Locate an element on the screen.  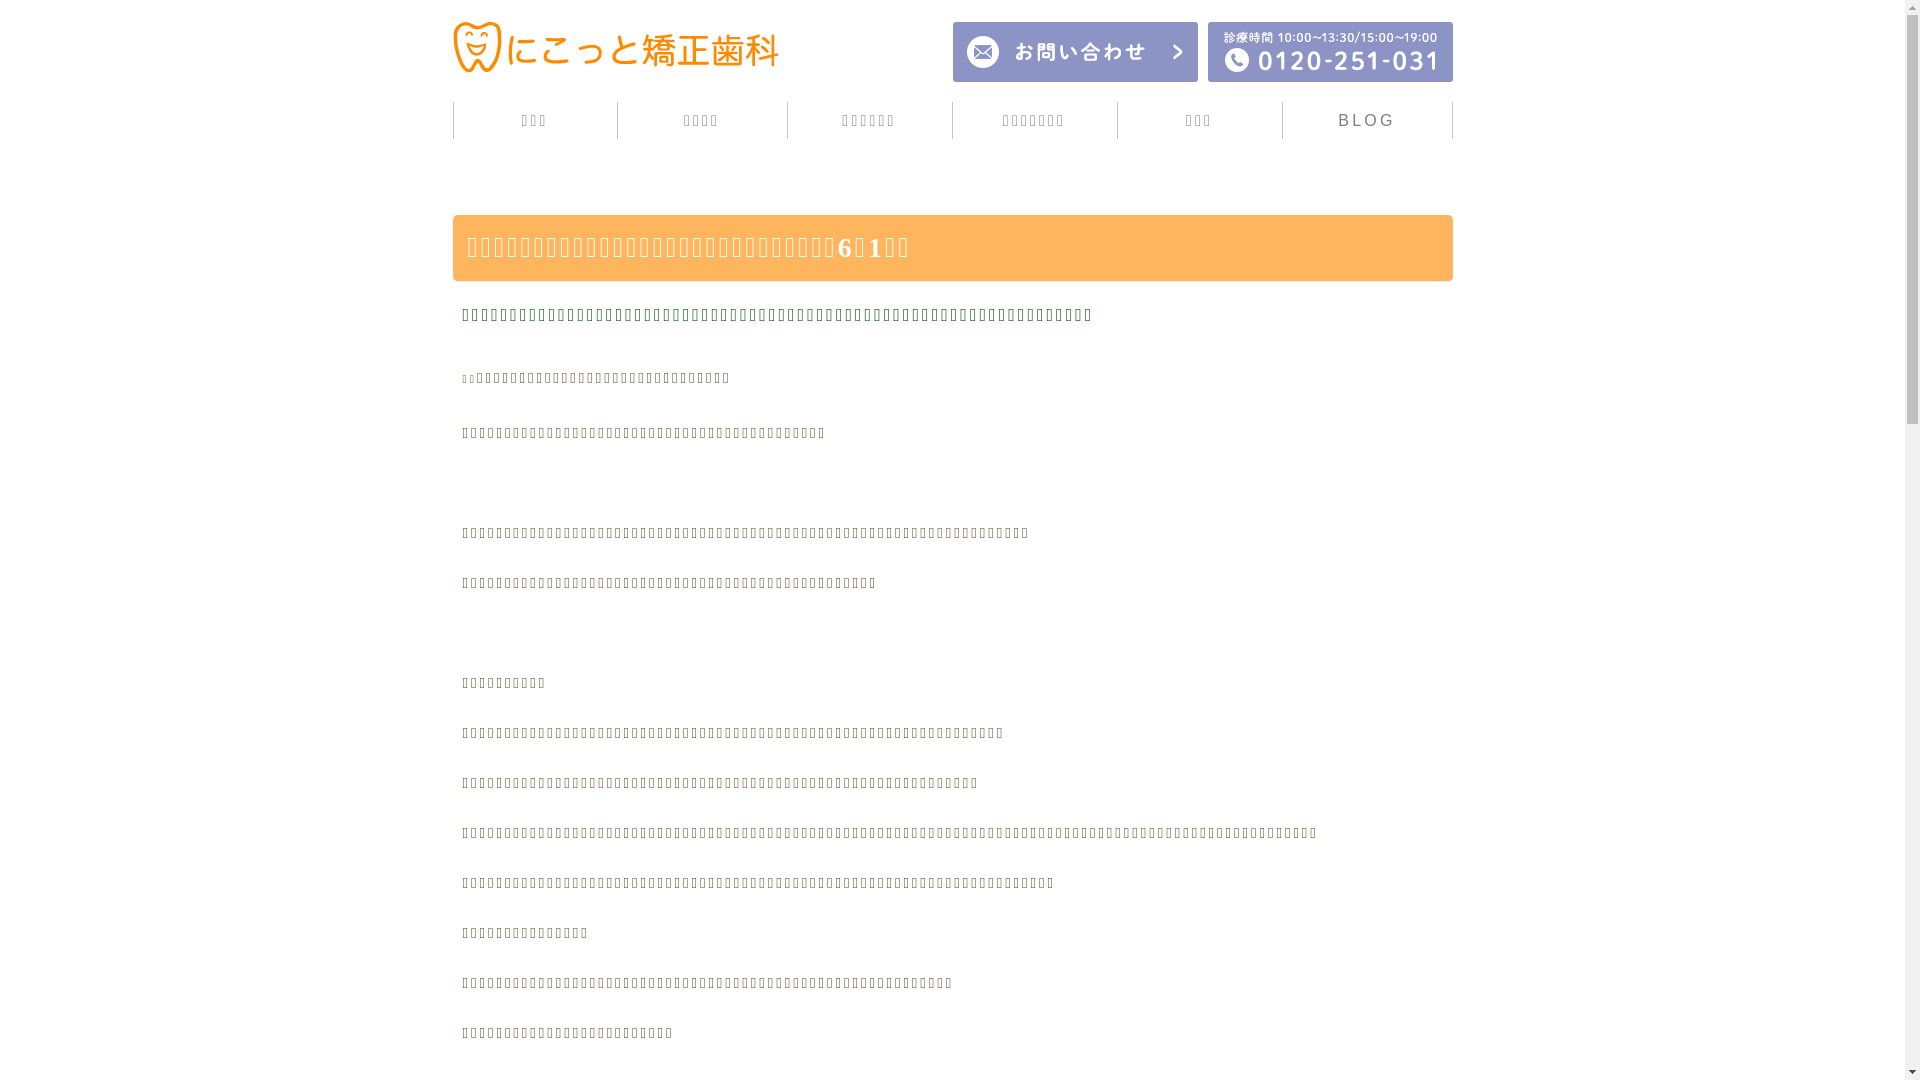
'BLOG' is located at coordinates (1365, 120).